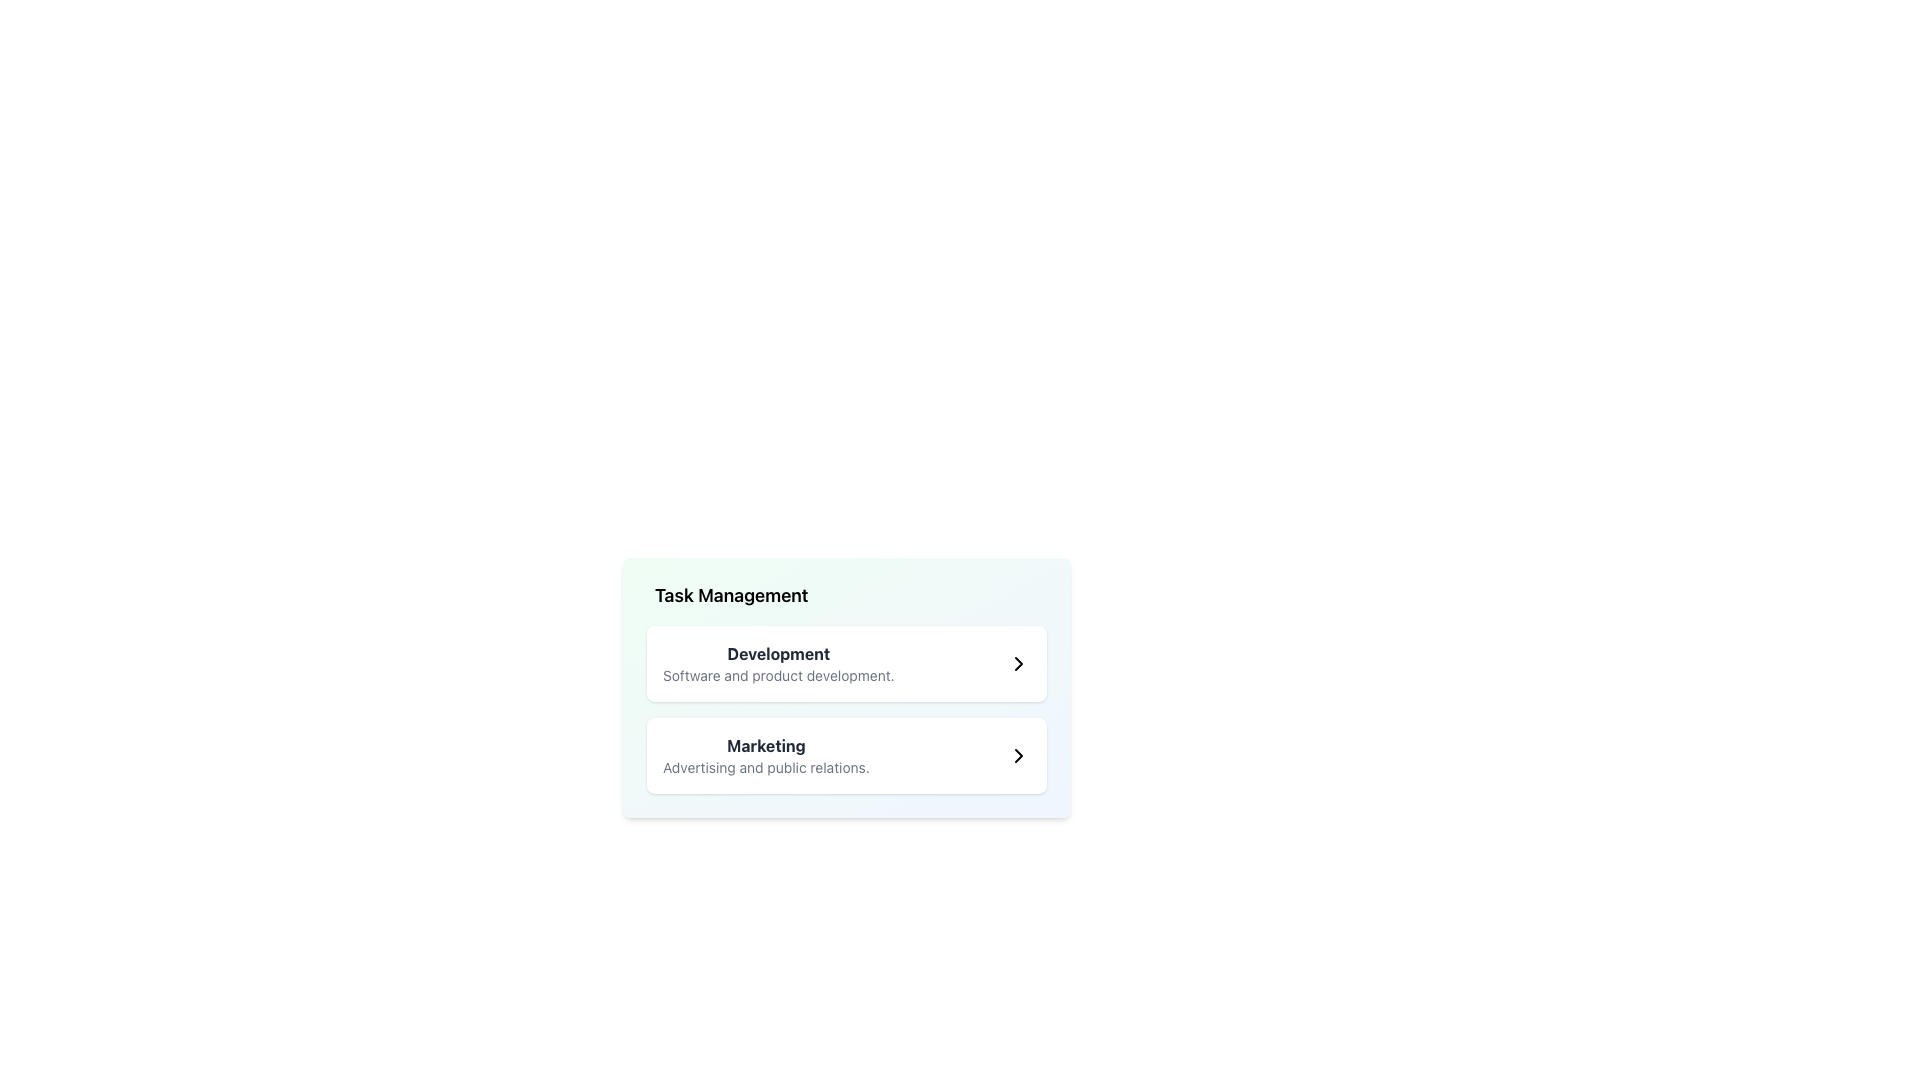 Image resolution: width=1920 pixels, height=1080 pixels. Describe the element at coordinates (846, 756) in the screenshot. I see `the 'Marketing' interactive list item located in the second card of the 'Task Management' section` at that location.